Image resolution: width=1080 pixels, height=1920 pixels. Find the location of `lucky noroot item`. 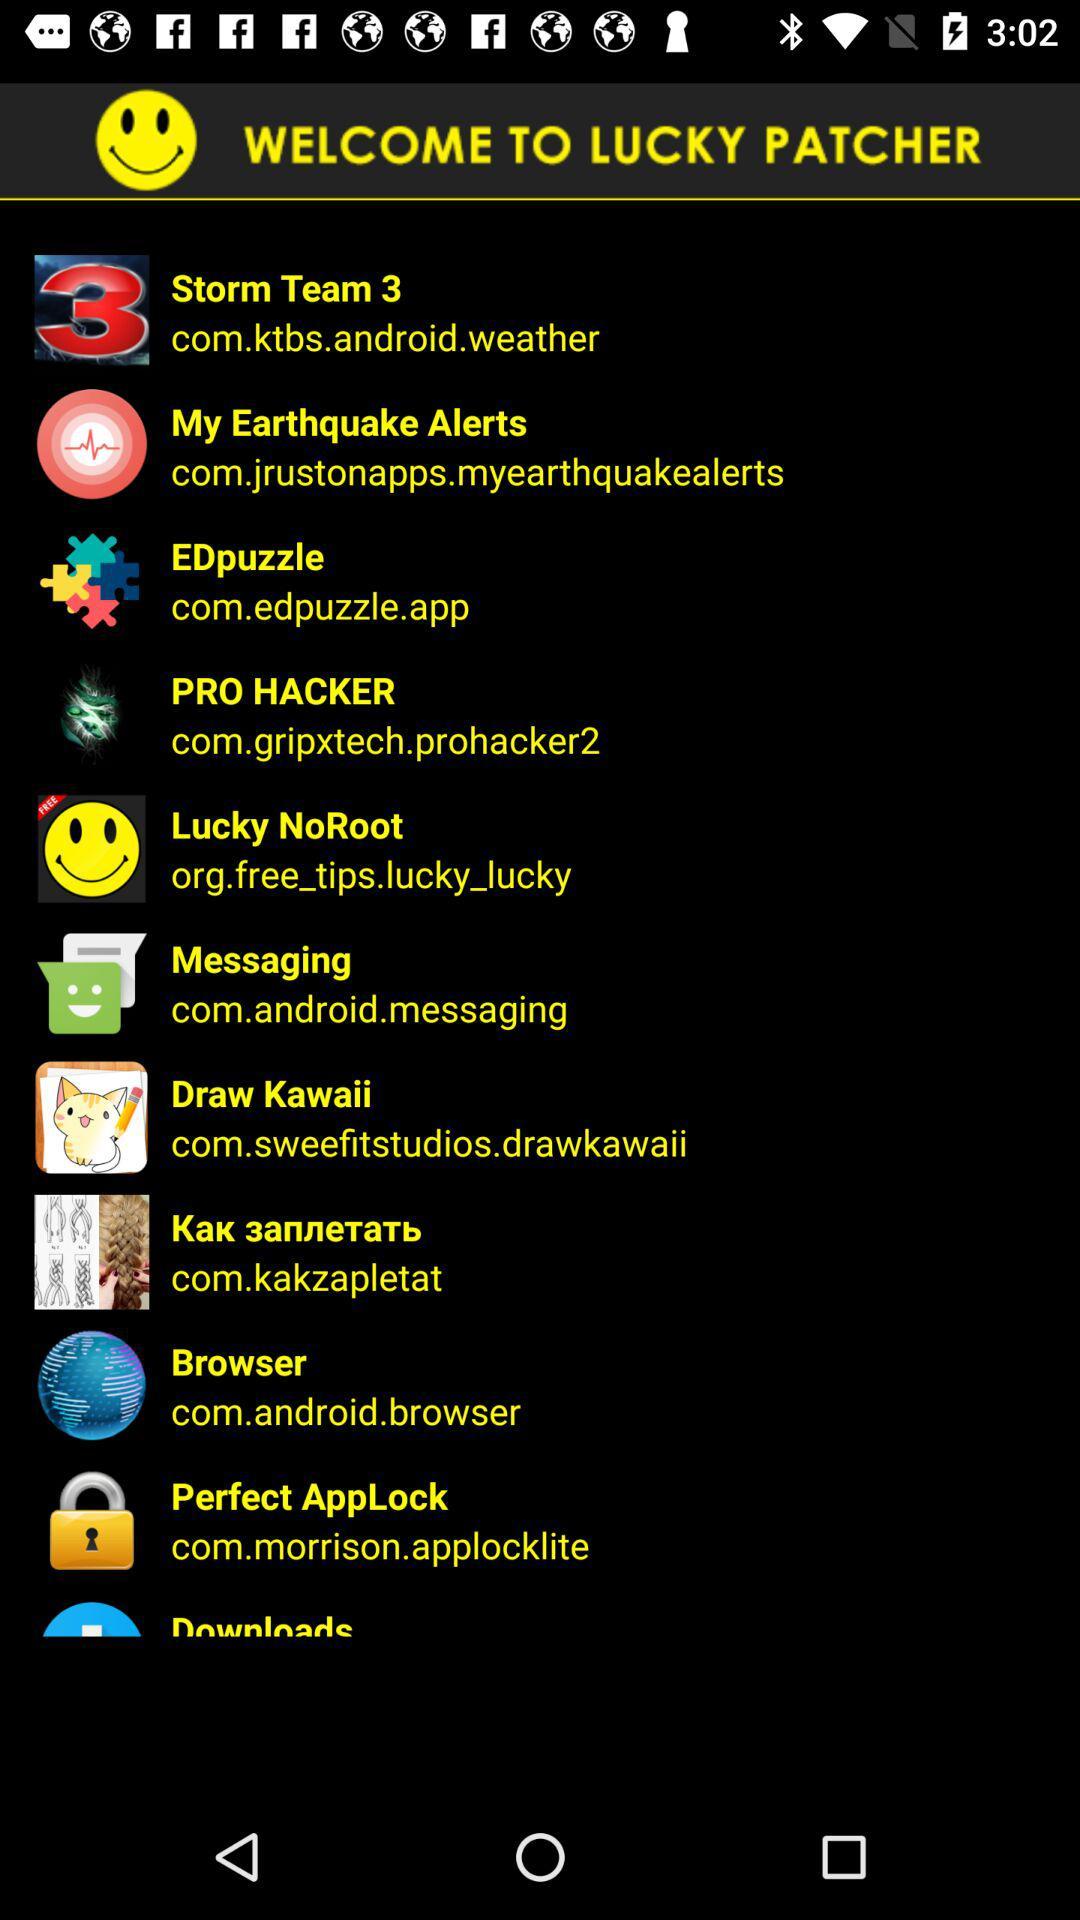

lucky noroot item is located at coordinates (611, 824).